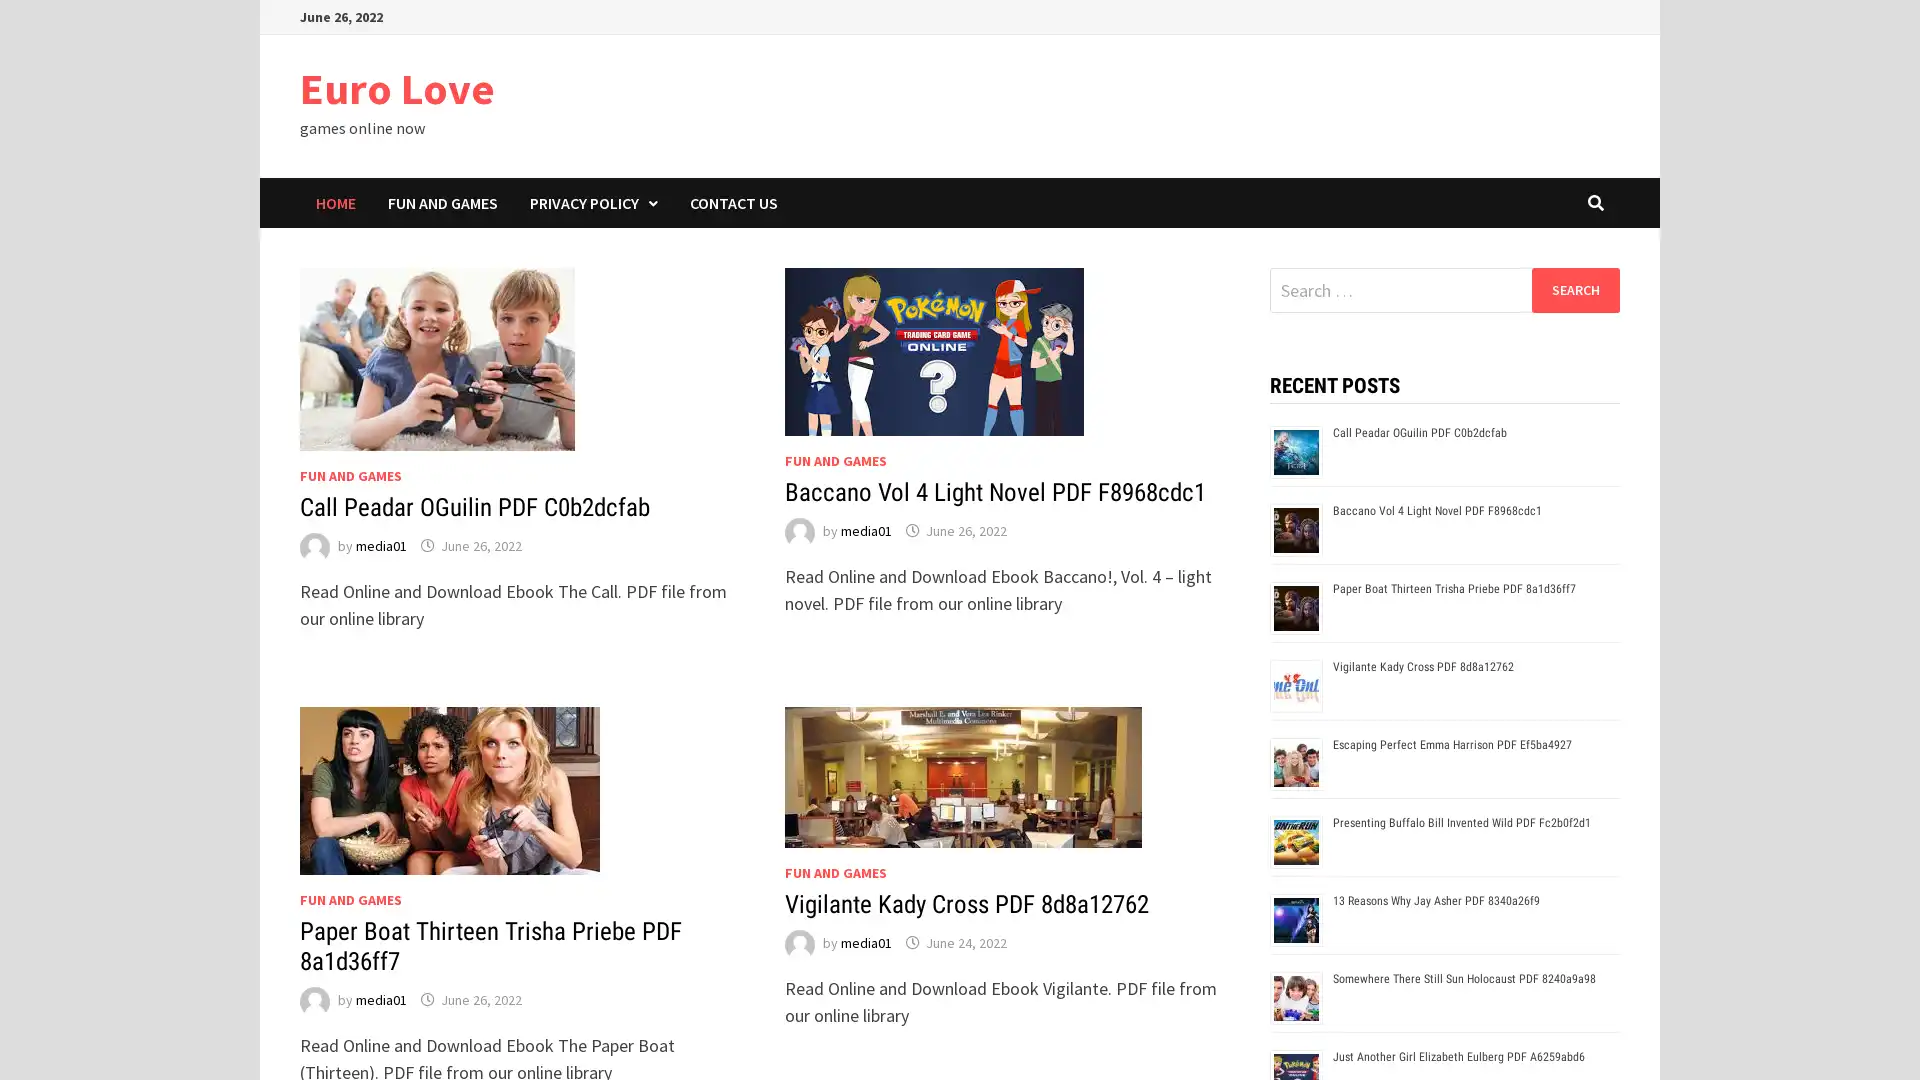 This screenshot has height=1080, width=1920. What do you see at coordinates (1574, 289) in the screenshot?
I see `Search` at bounding box center [1574, 289].